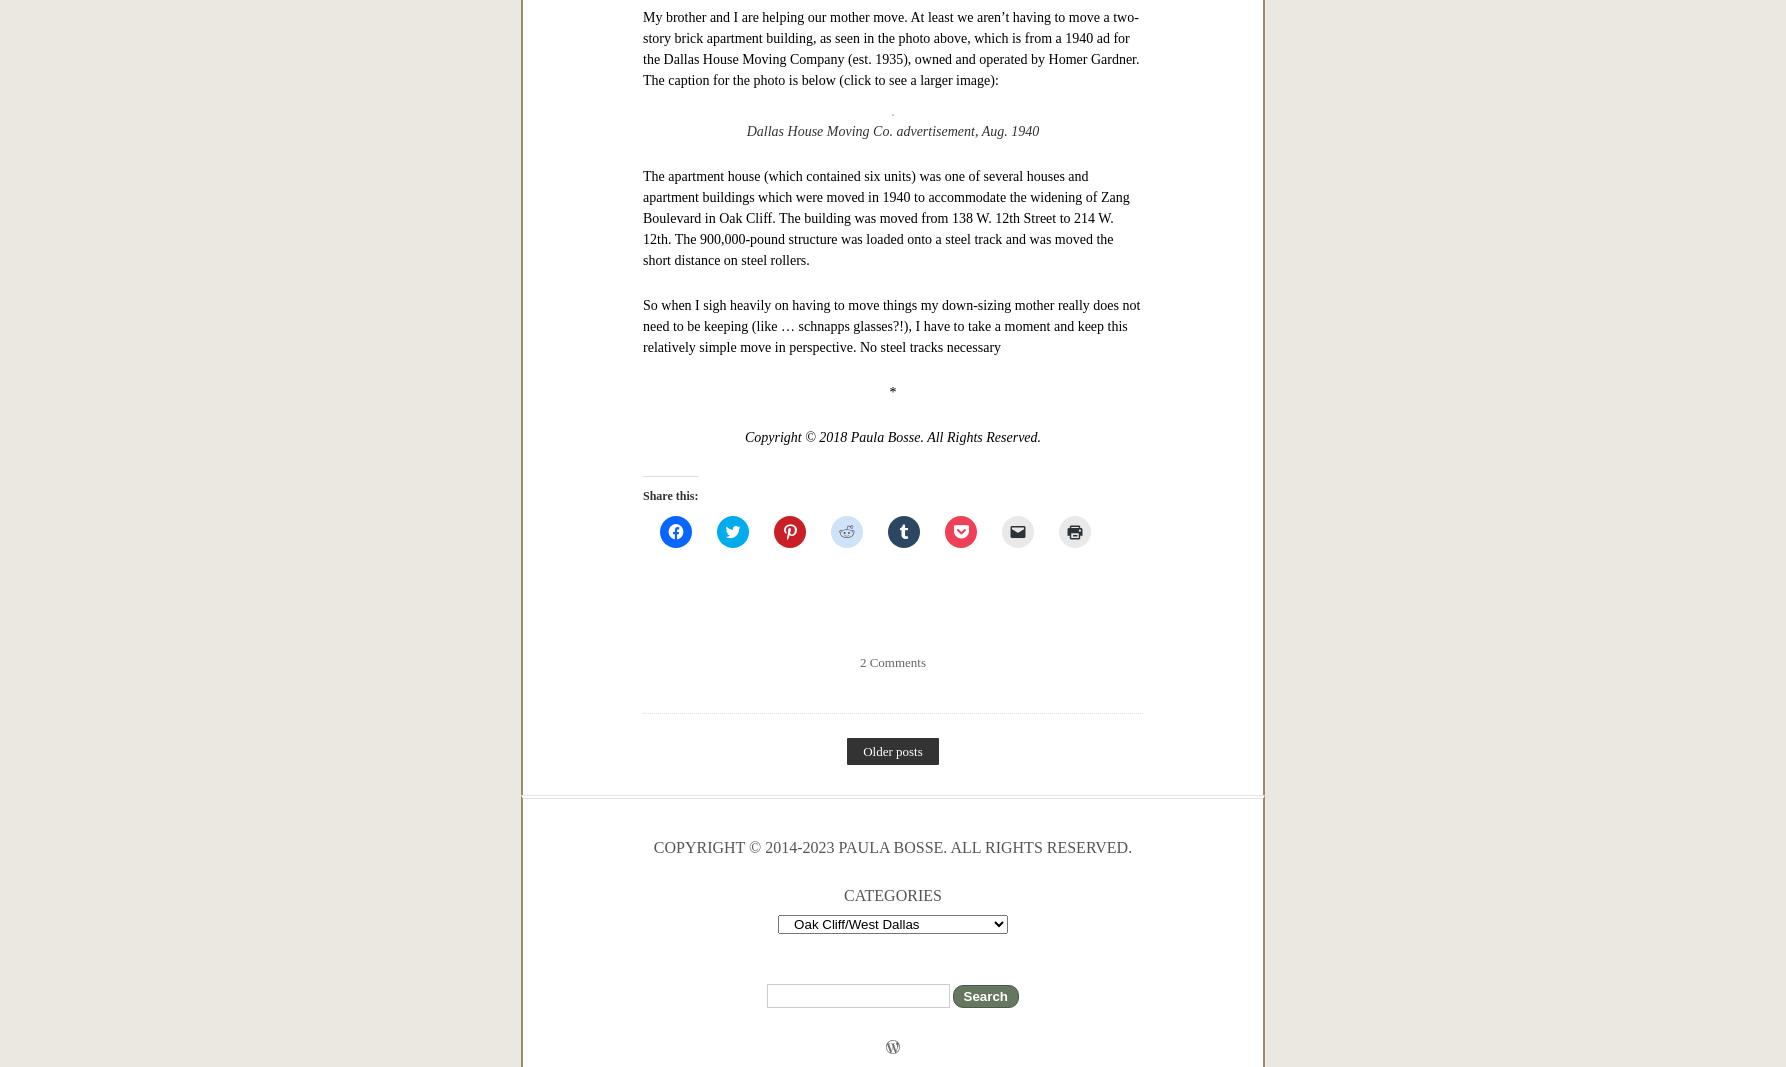 Image resolution: width=1786 pixels, height=1067 pixels. I want to click on 'h', so click(946, 10).